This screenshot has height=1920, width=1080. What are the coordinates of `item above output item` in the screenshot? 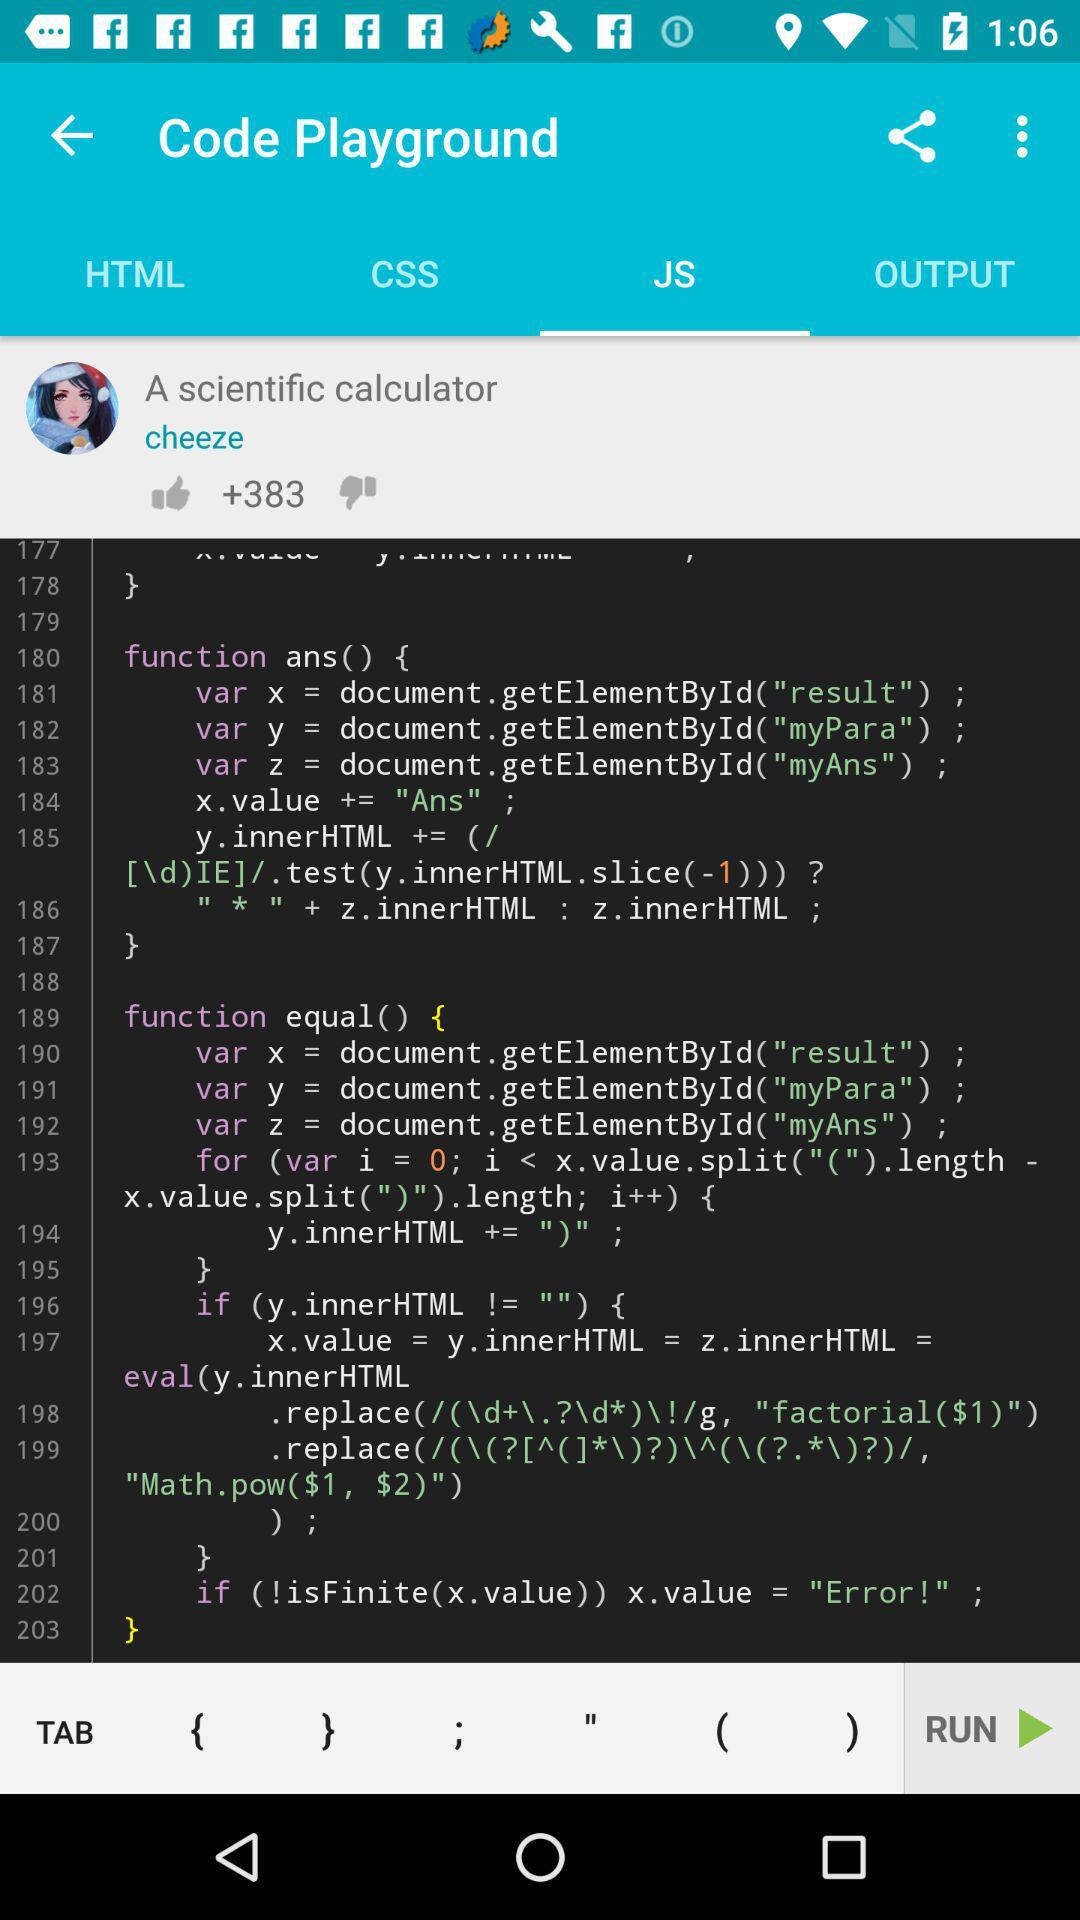 It's located at (911, 135).